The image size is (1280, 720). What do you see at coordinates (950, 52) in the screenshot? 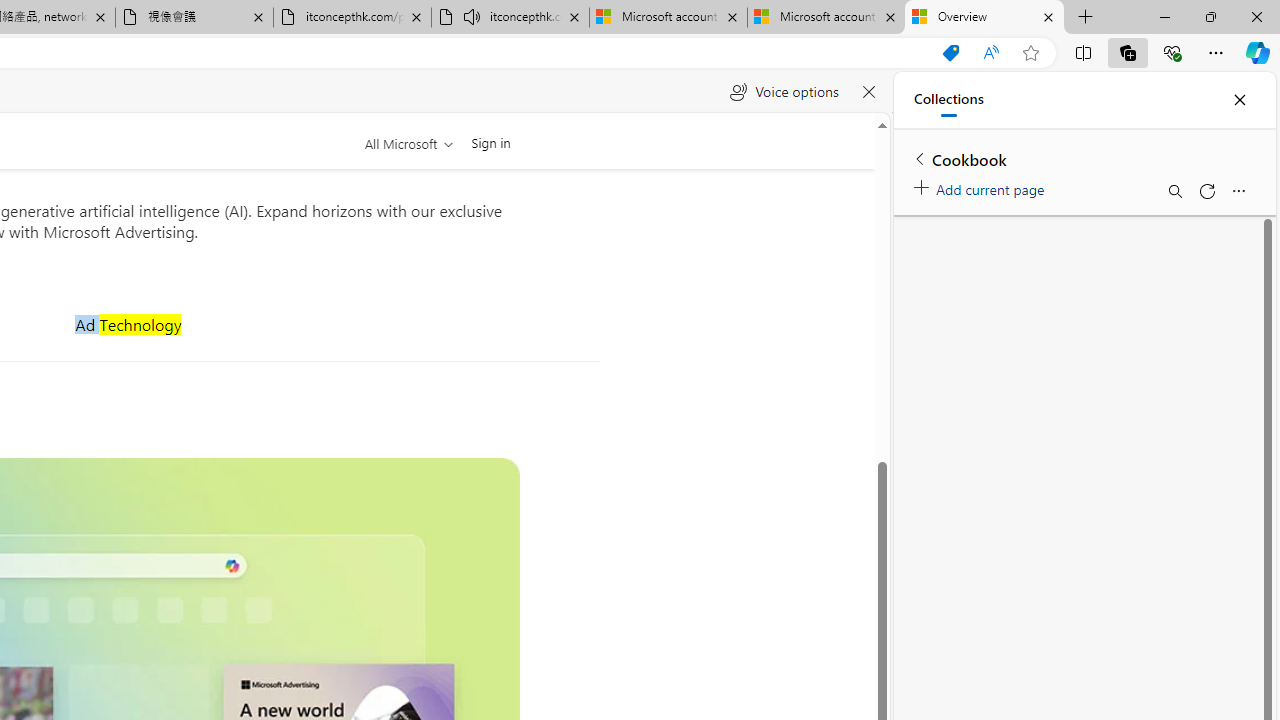
I see `'Shopping in Microsoft Edge'` at bounding box center [950, 52].